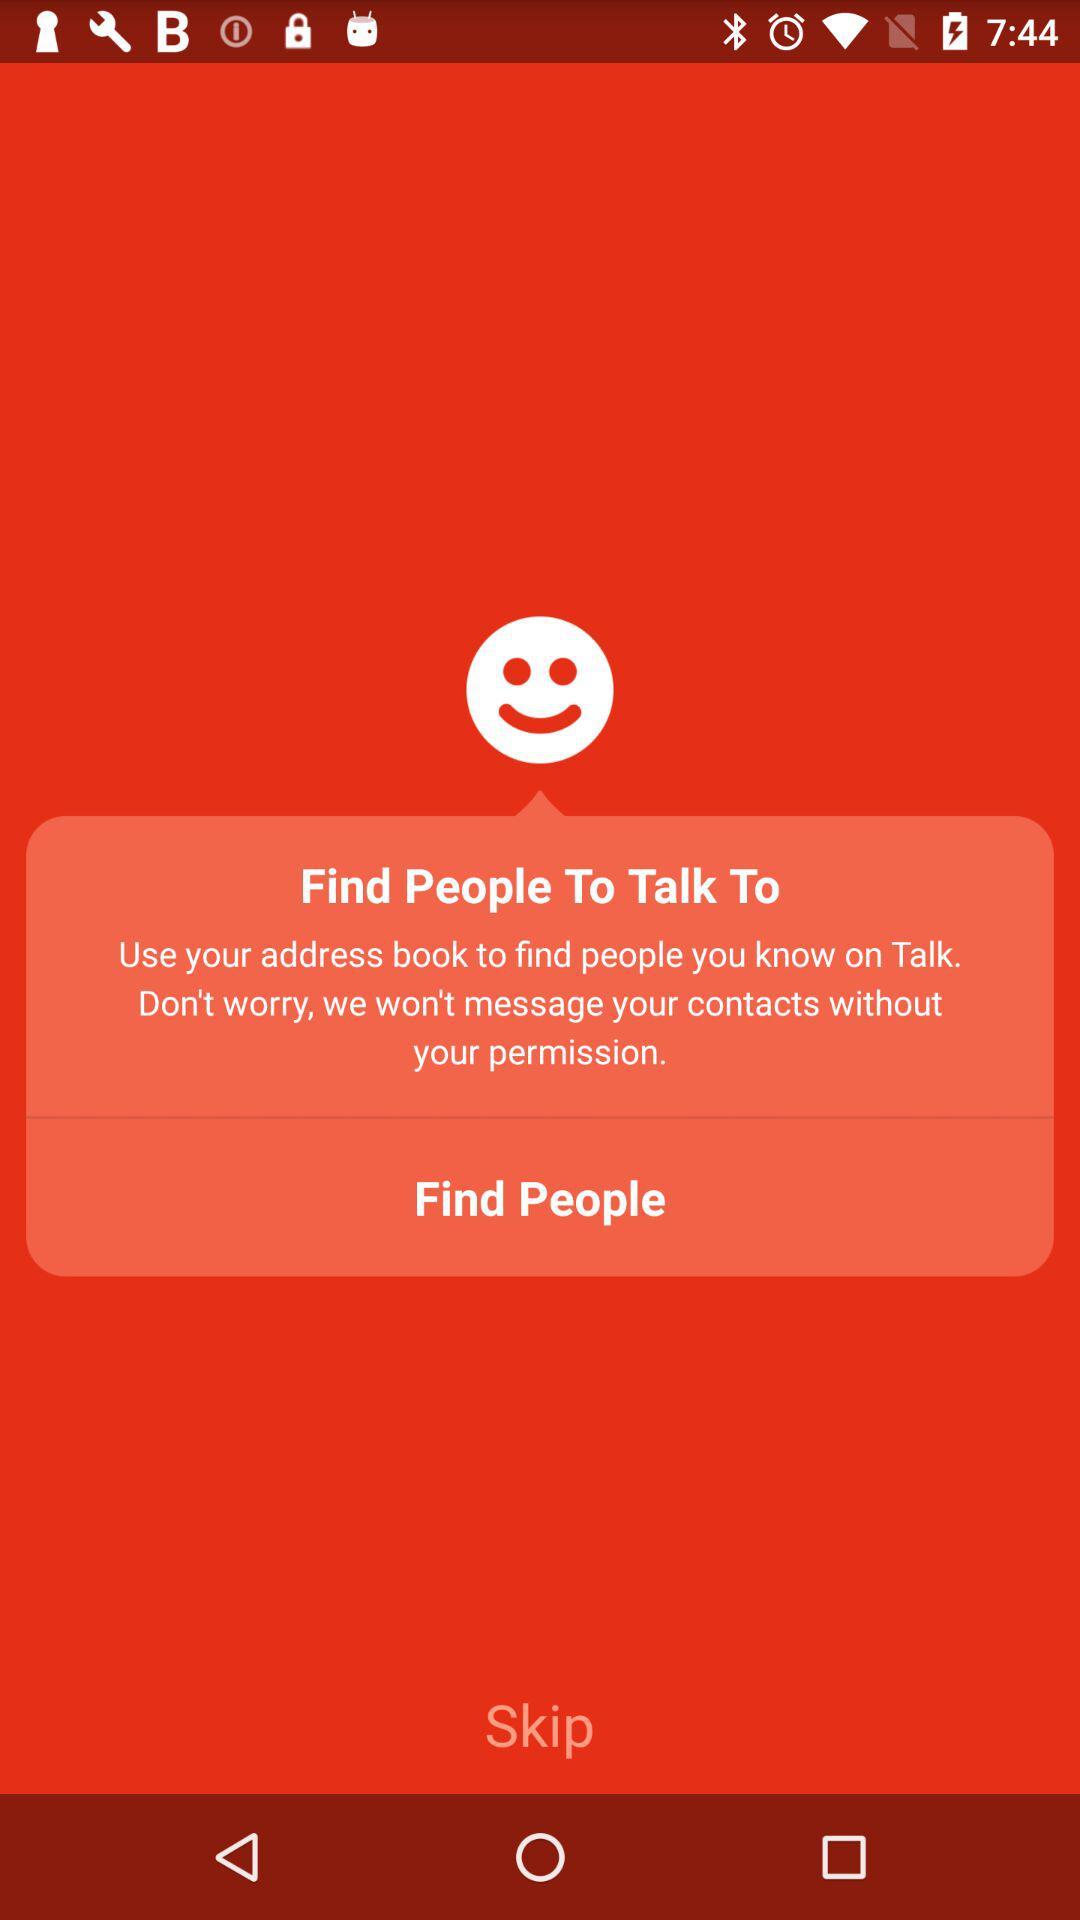 This screenshot has height=1920, width=1080. I want to click on the skip app, so click(538, 1722).